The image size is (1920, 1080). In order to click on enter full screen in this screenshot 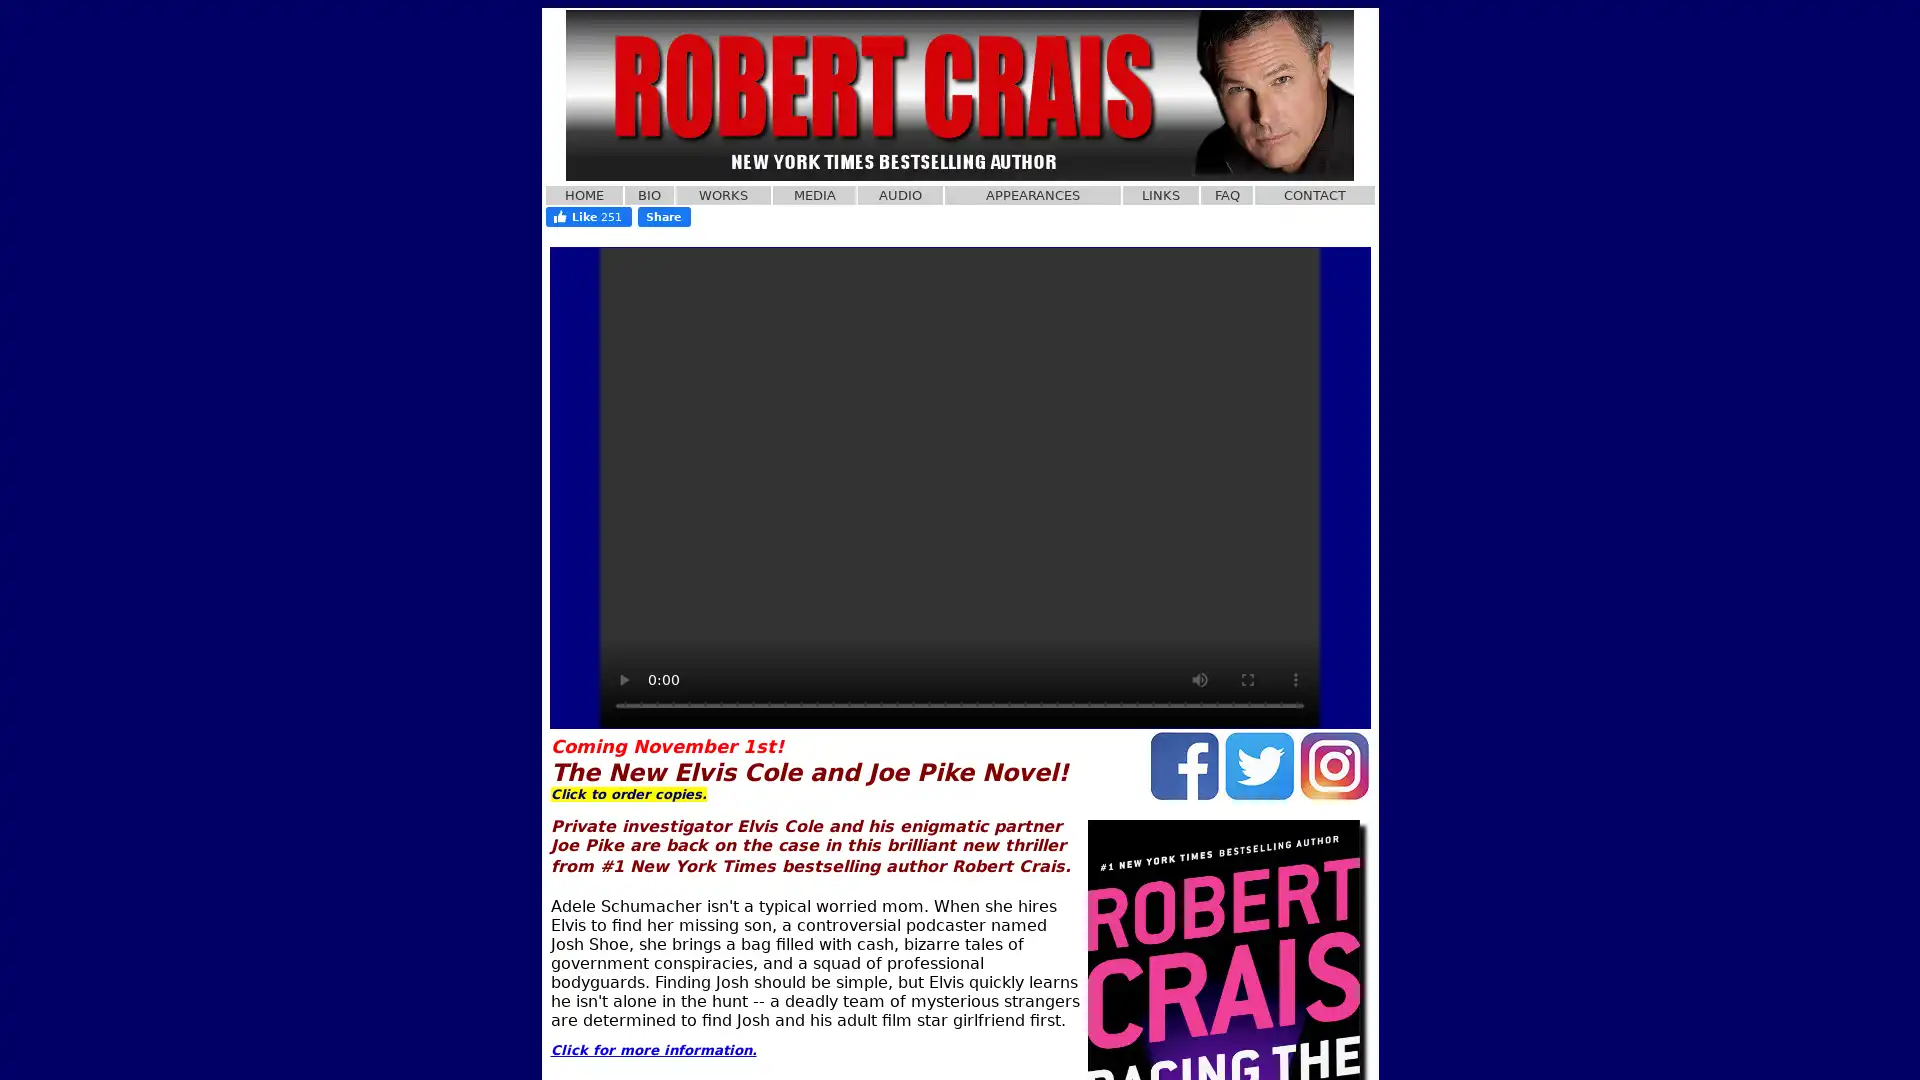, I will do `click(1247, 678)`.